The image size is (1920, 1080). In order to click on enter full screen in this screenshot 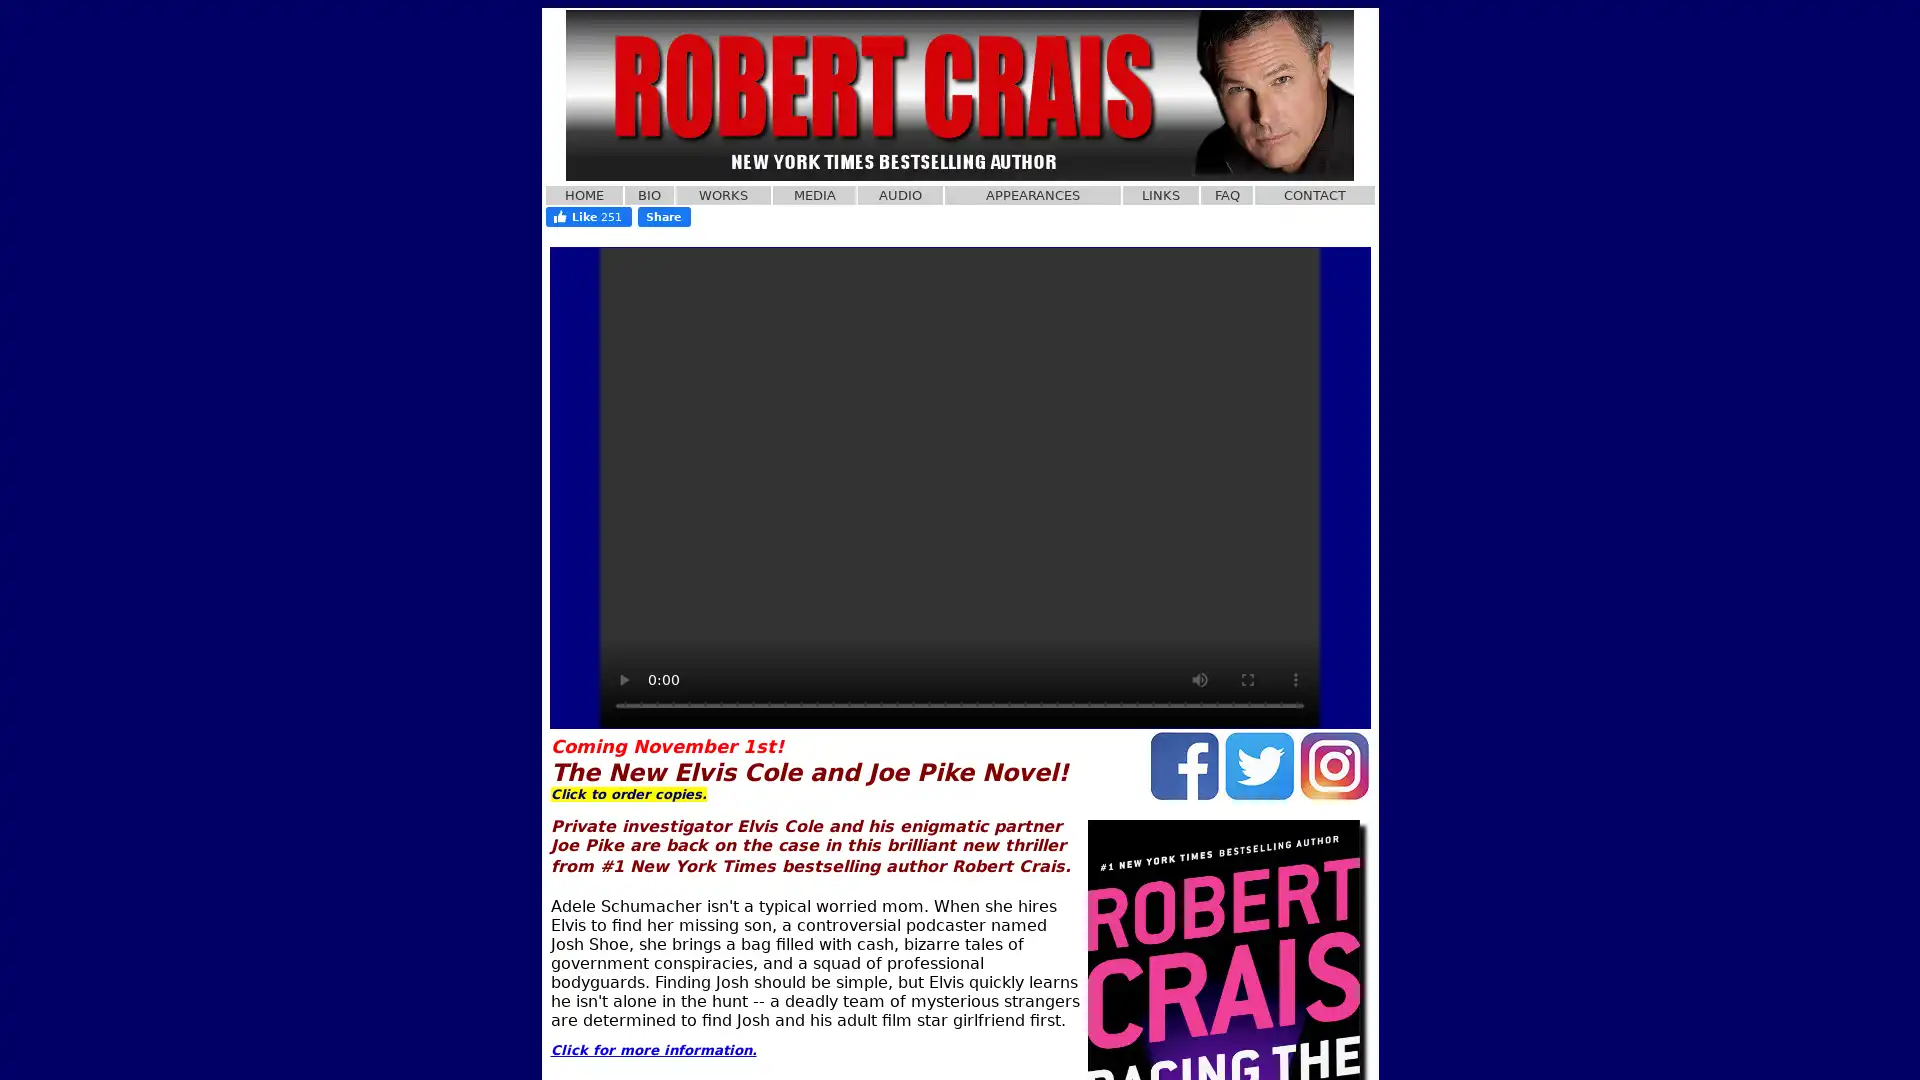, I will do `click(1247, 678)`.